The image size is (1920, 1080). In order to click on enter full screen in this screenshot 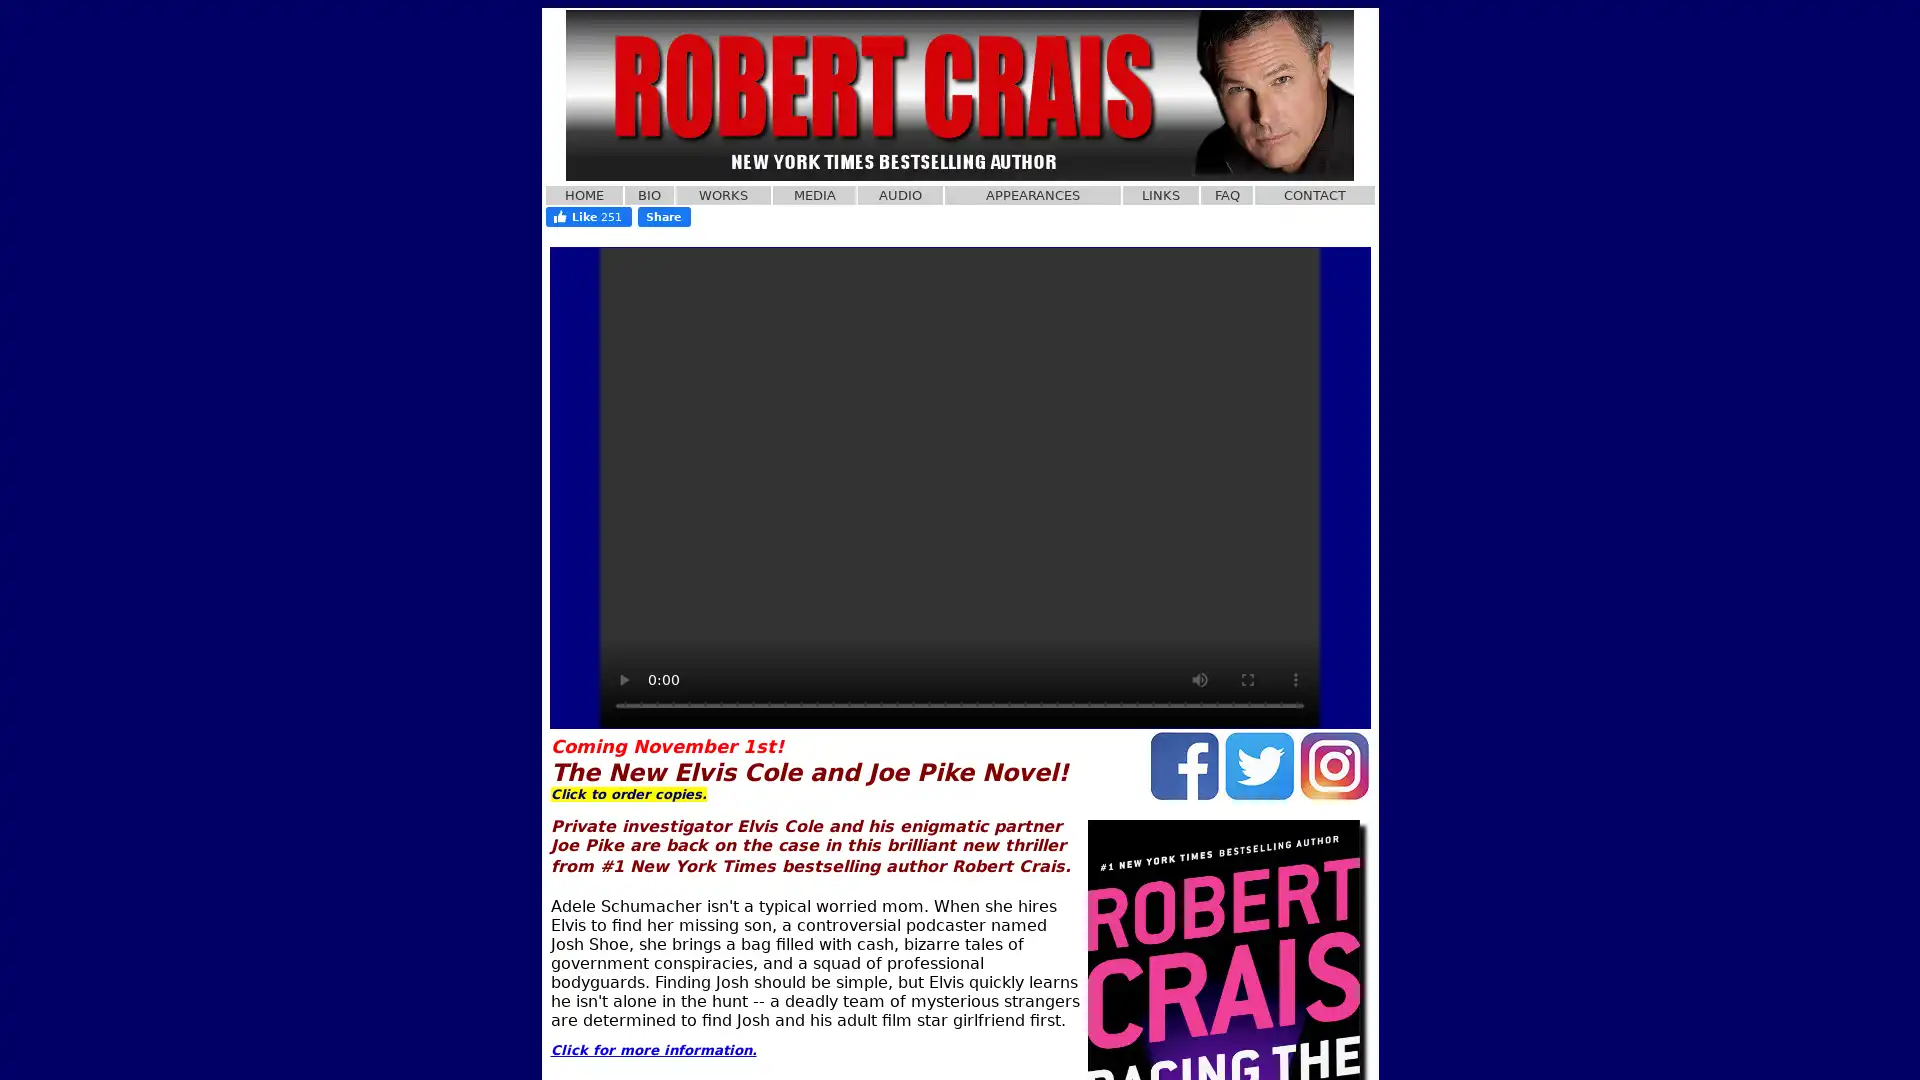, I will do `click(1247, 678)`.